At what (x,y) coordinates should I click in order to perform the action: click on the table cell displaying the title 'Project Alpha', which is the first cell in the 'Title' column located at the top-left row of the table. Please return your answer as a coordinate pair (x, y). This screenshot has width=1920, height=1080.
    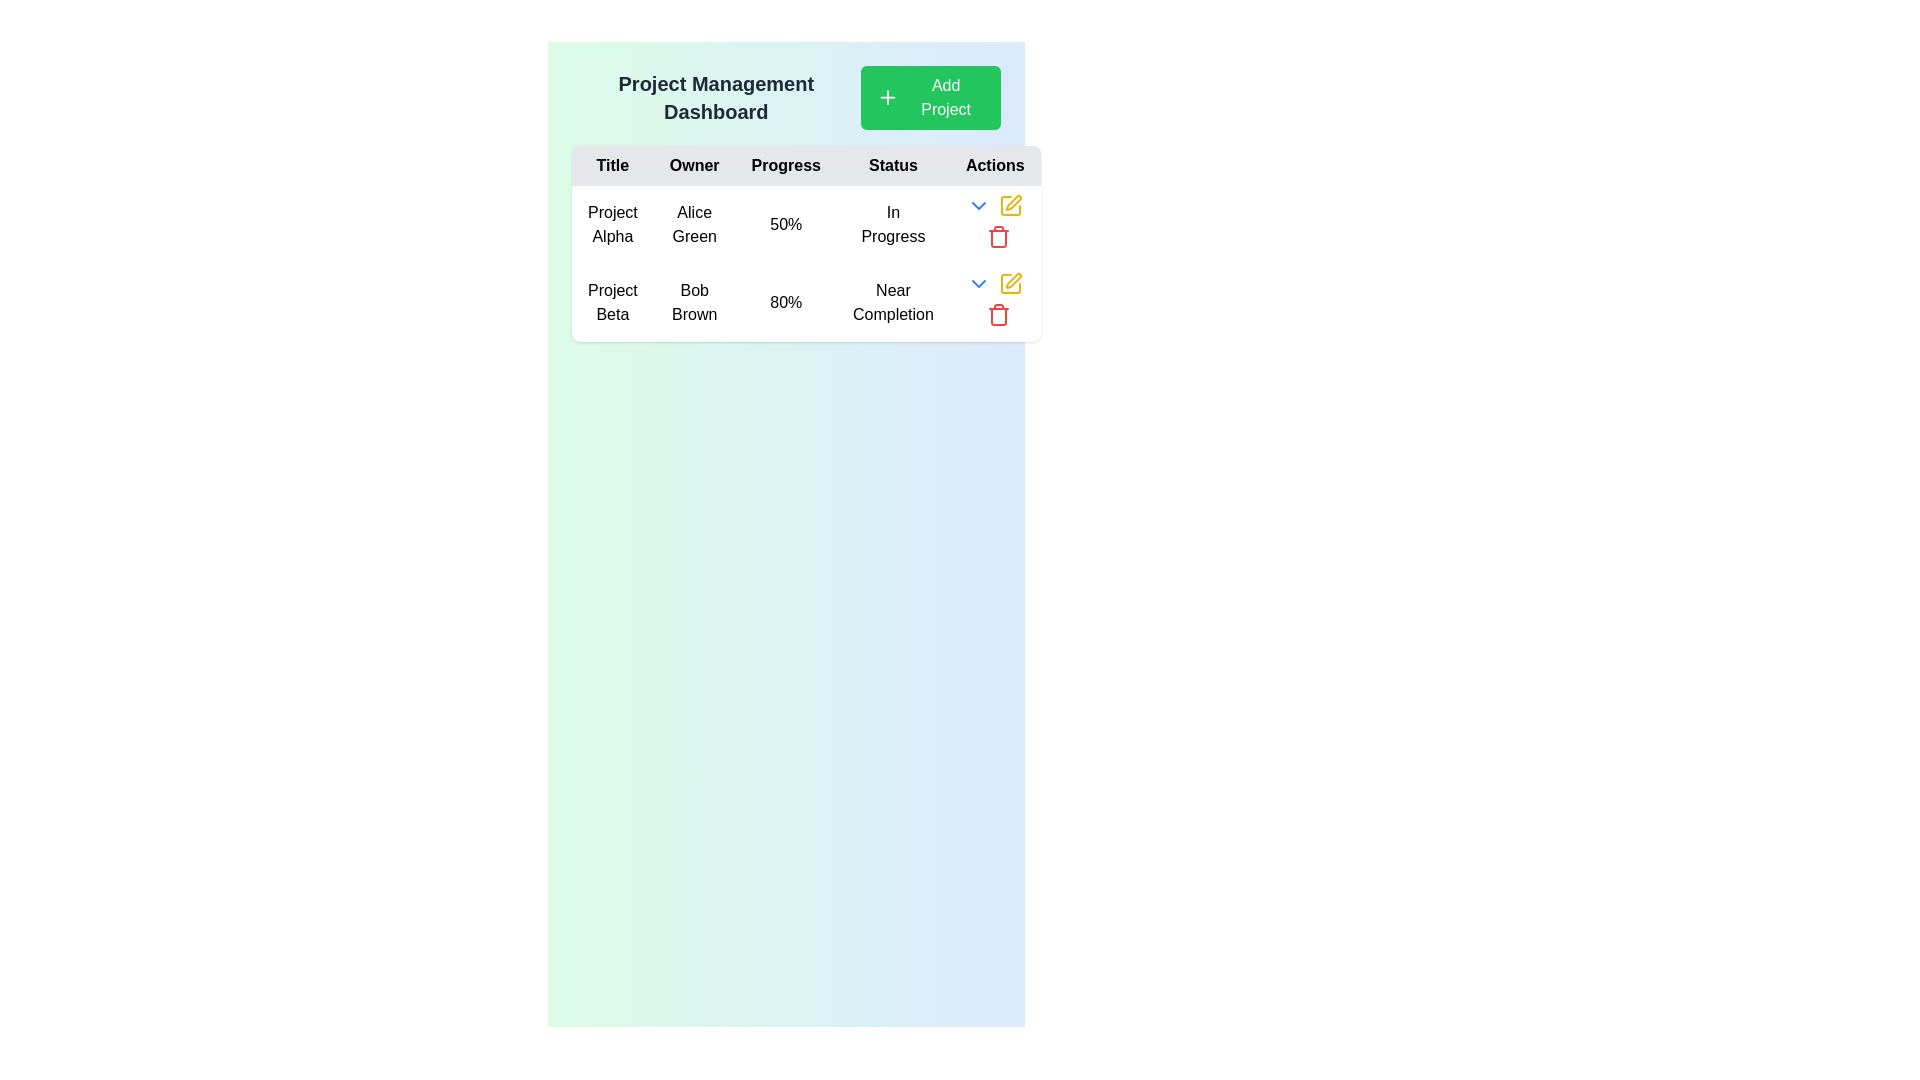
    Looking at the image, I should click on (611, 224).